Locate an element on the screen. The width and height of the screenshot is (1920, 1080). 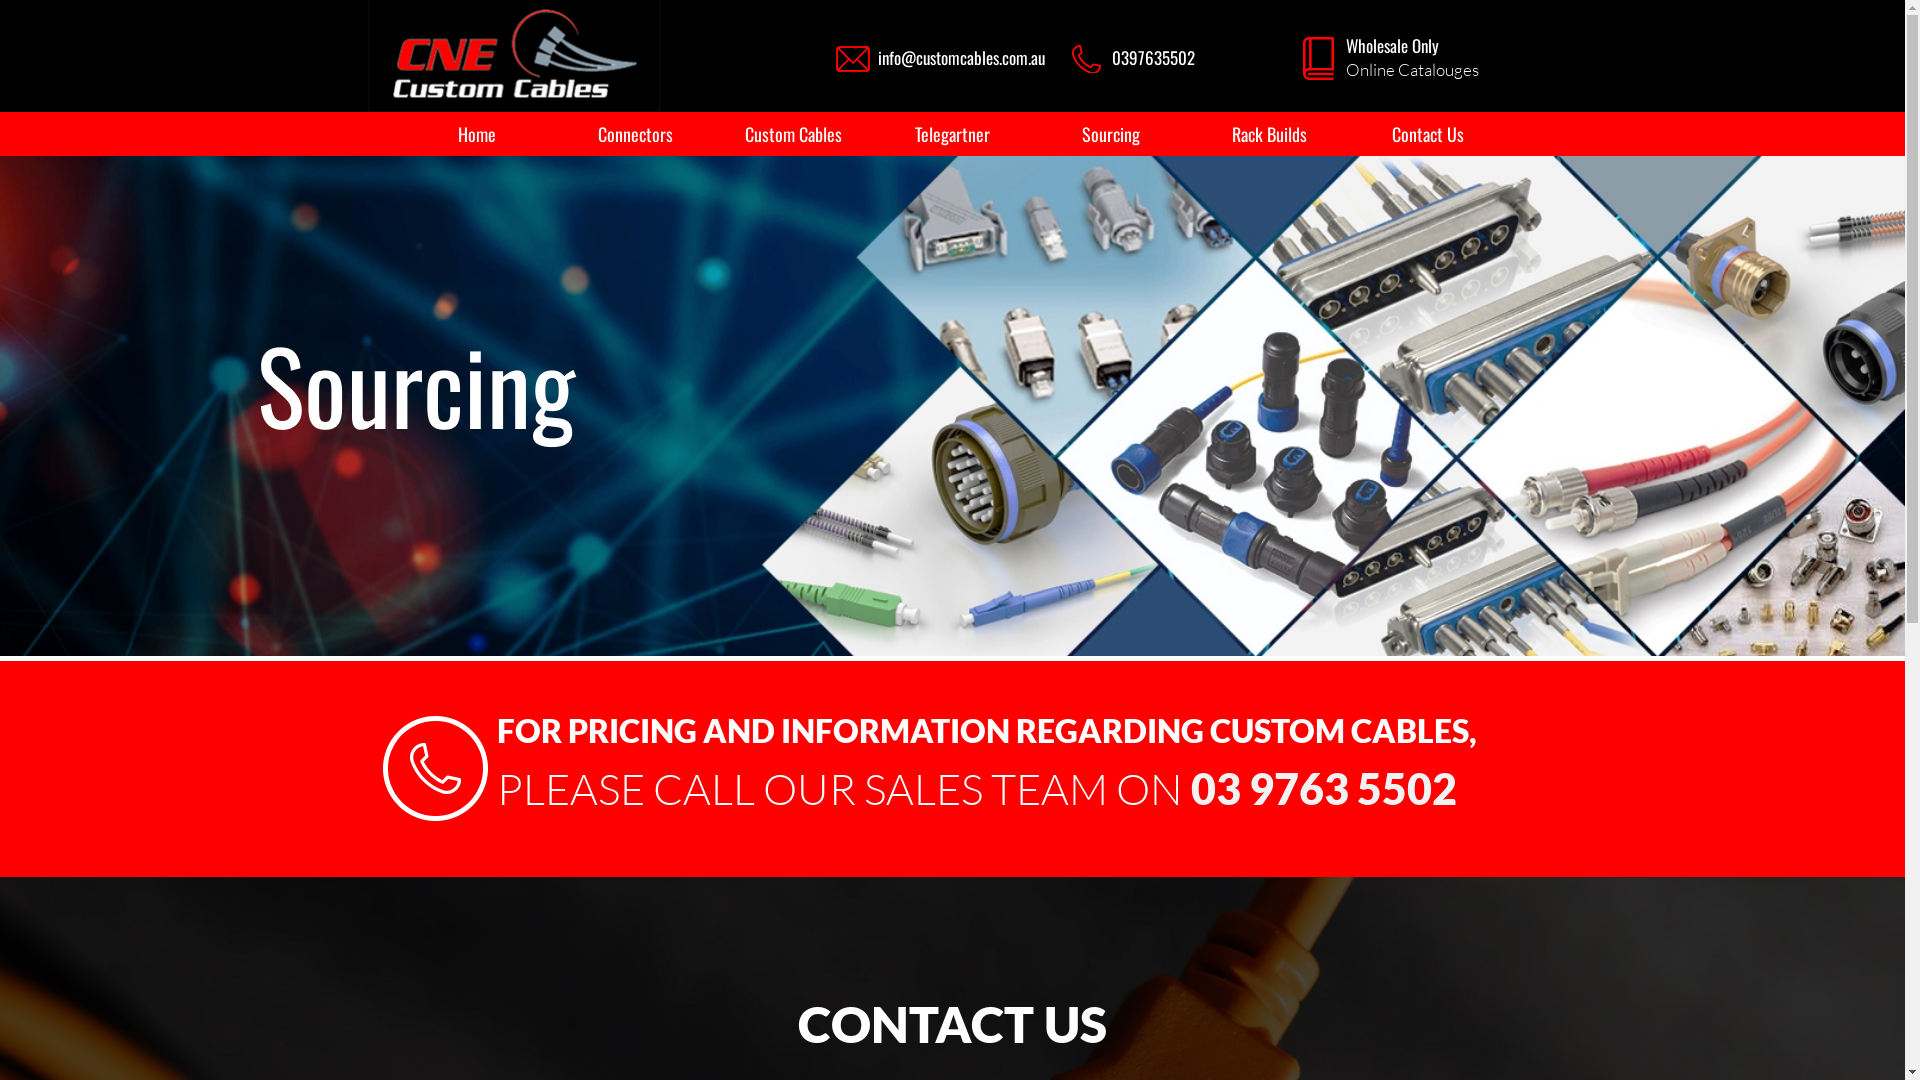
'03 9763 5502' is located at coordinates (1323, 787).